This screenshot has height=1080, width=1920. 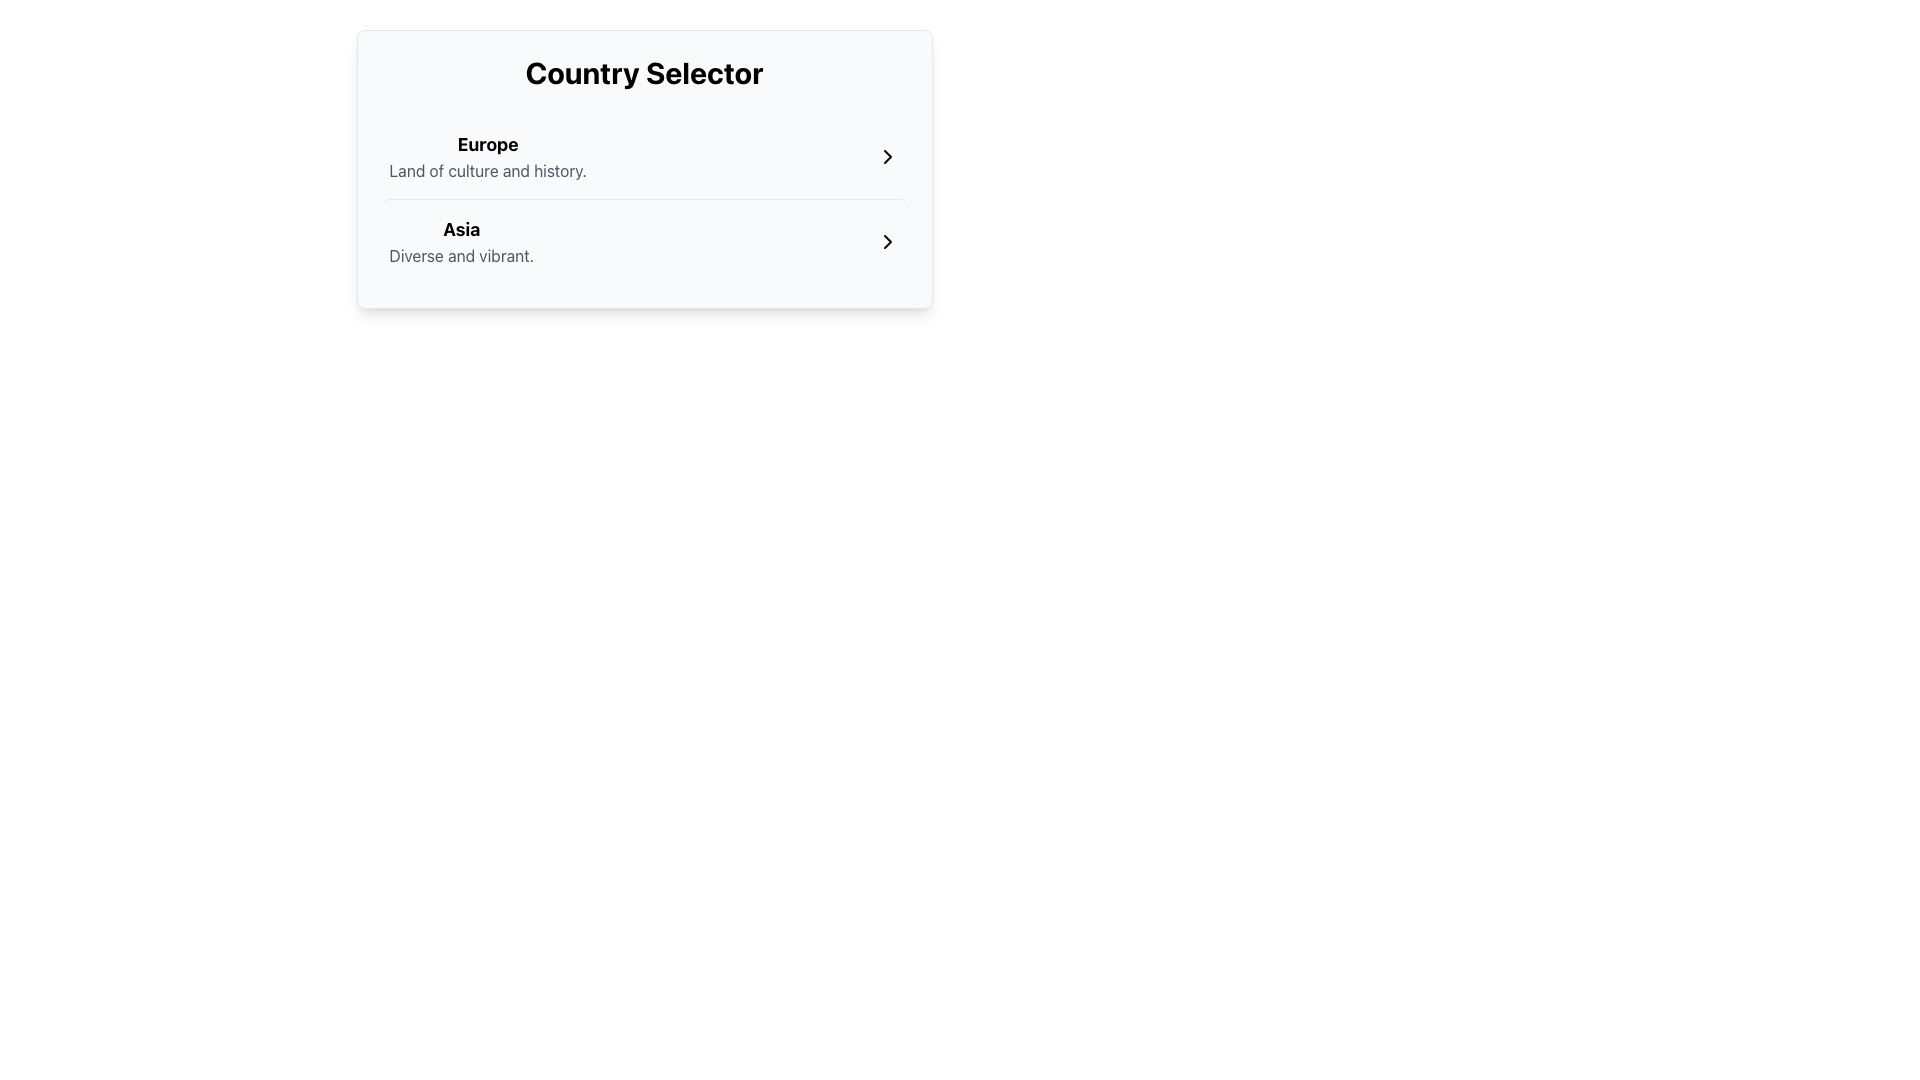 I want to click on the header label for 'Europe' located at the top of the 'Country Selector' panel, above the text 'Land of culture and history', so click(x=488, y=144).